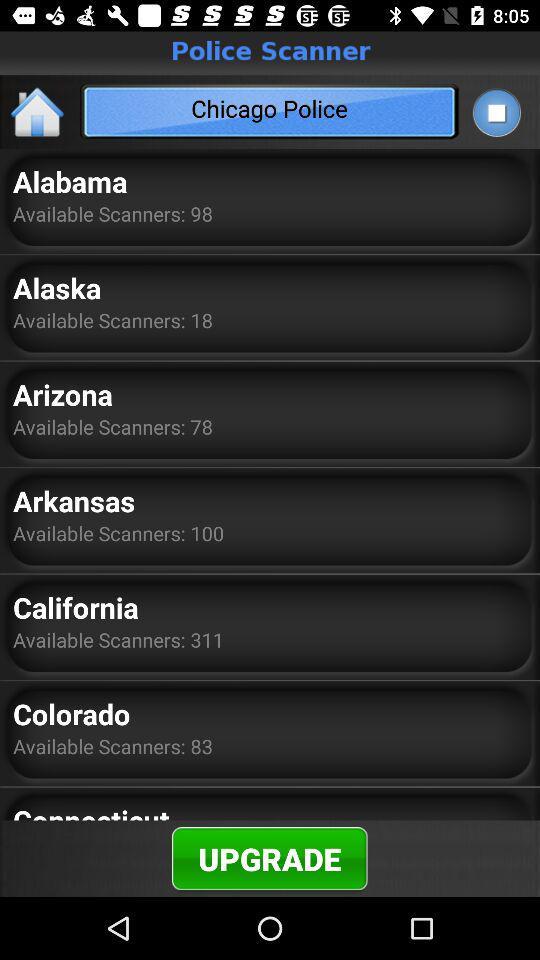 This screenshot has width=540, height=960. What do you see at coordinates (70, 713) in the screenshot?
I see `colorado icon` at bounding box center [70, 713].